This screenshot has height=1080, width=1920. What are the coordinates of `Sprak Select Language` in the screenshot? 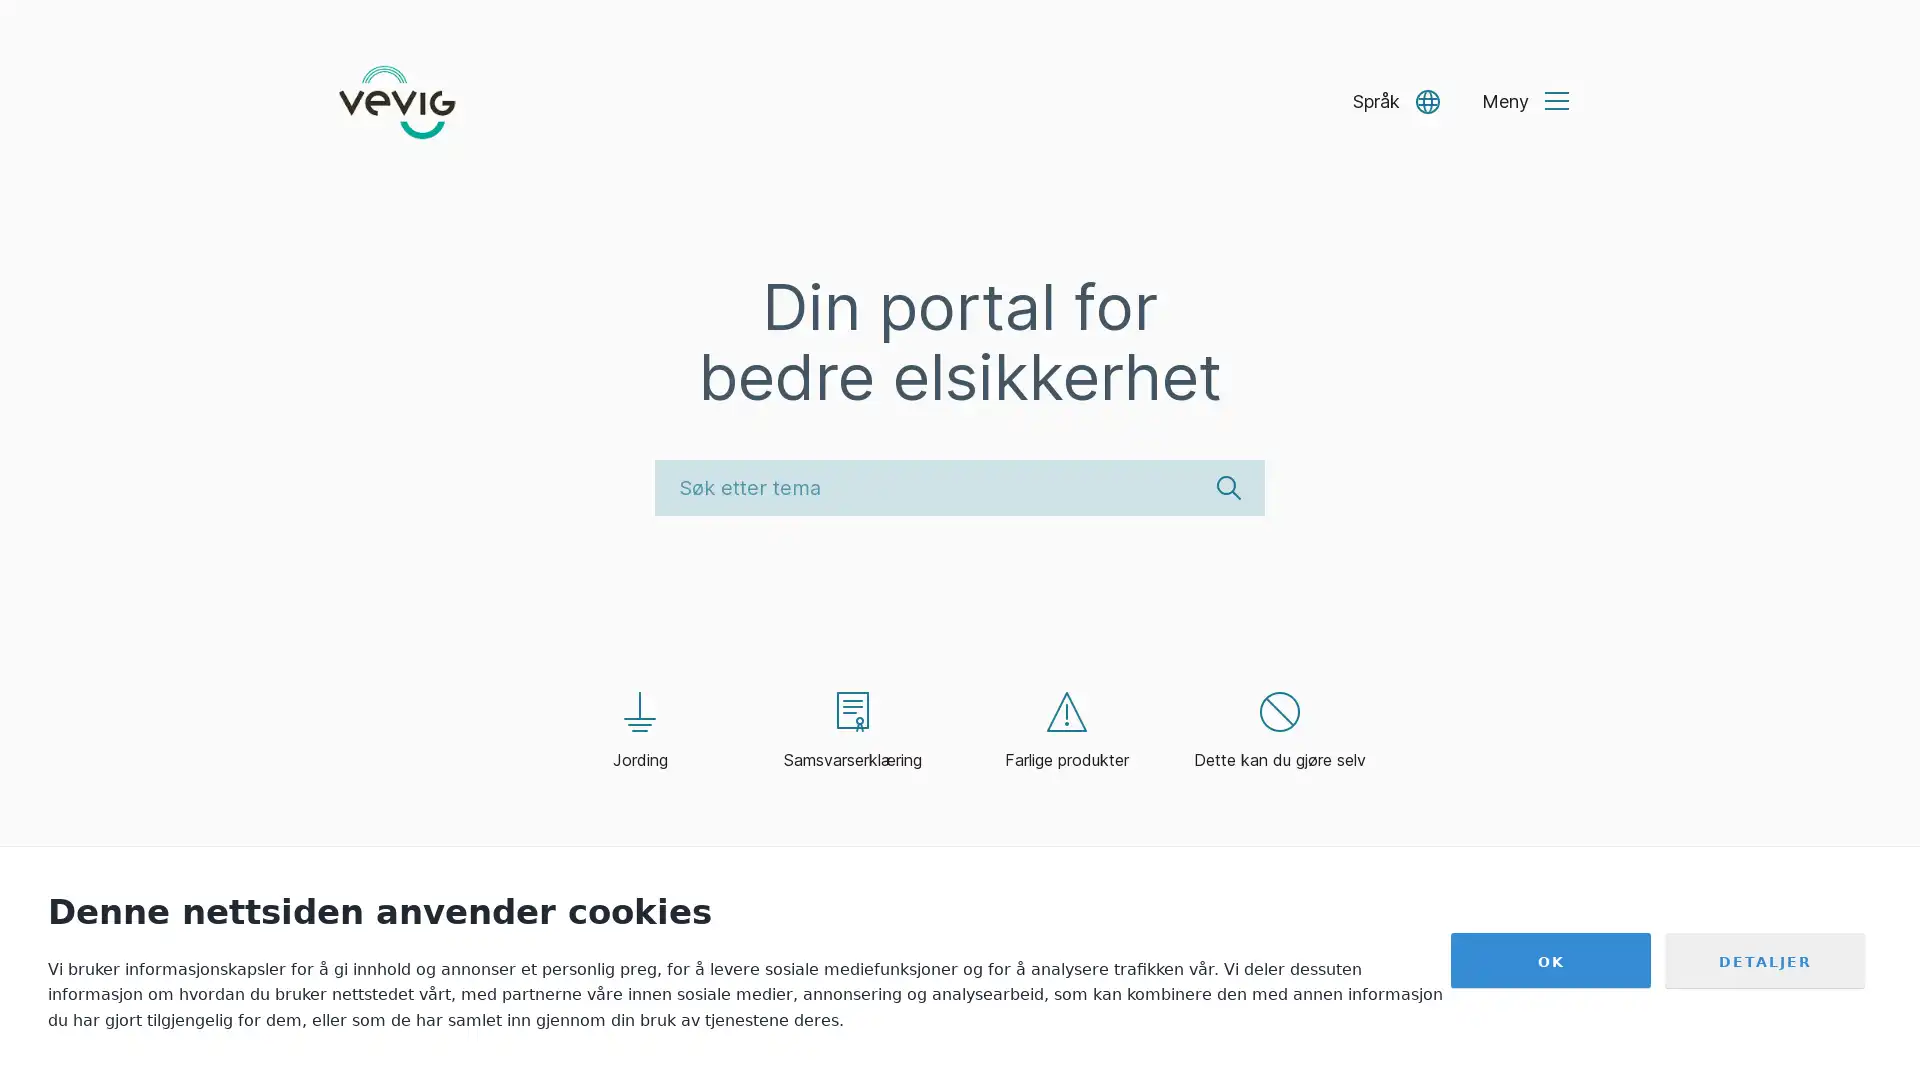 It's located at (1395, 101).